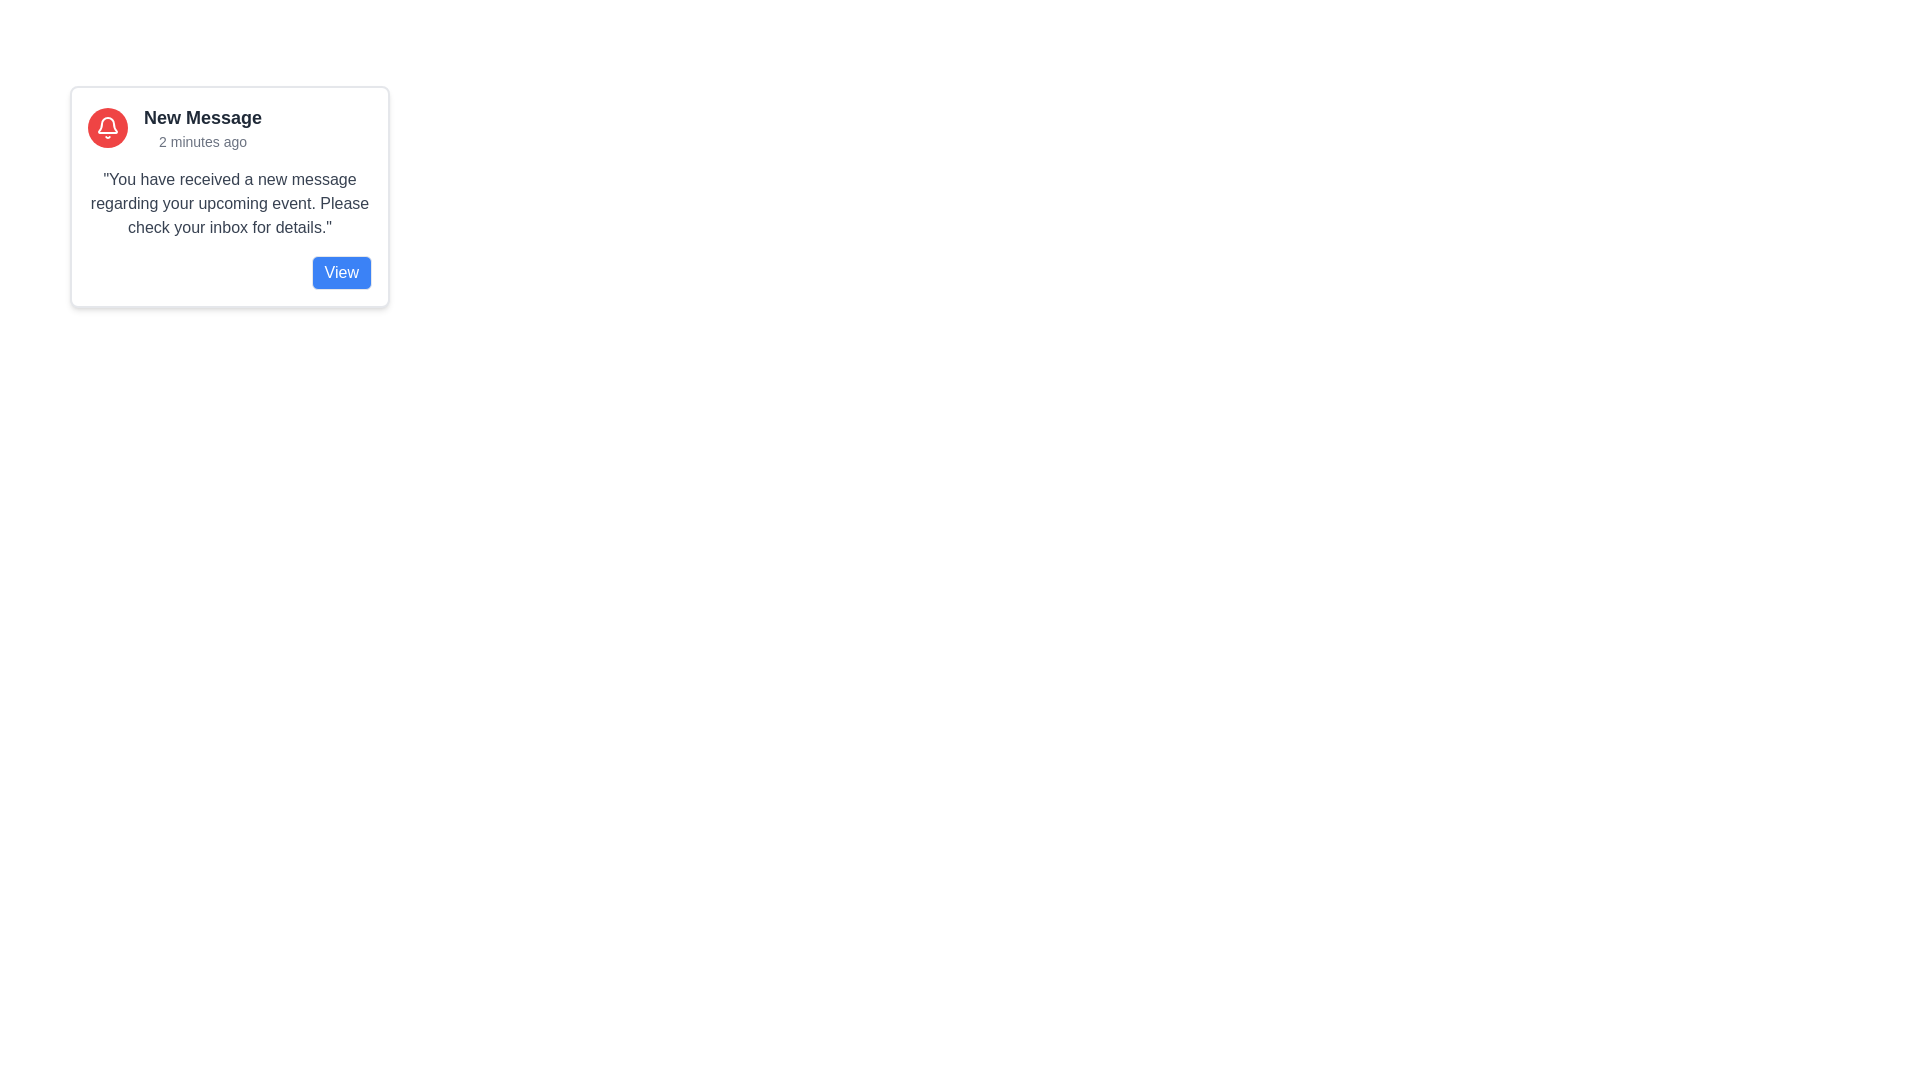  Describe the element at coordinates (230, 127) in the screenshot. I see `the Notification preview element that contains a red circular area with a white bell icon on the left and the text 'New Message' in bold and '2 minutes ago' in light gray underneath` at that location.